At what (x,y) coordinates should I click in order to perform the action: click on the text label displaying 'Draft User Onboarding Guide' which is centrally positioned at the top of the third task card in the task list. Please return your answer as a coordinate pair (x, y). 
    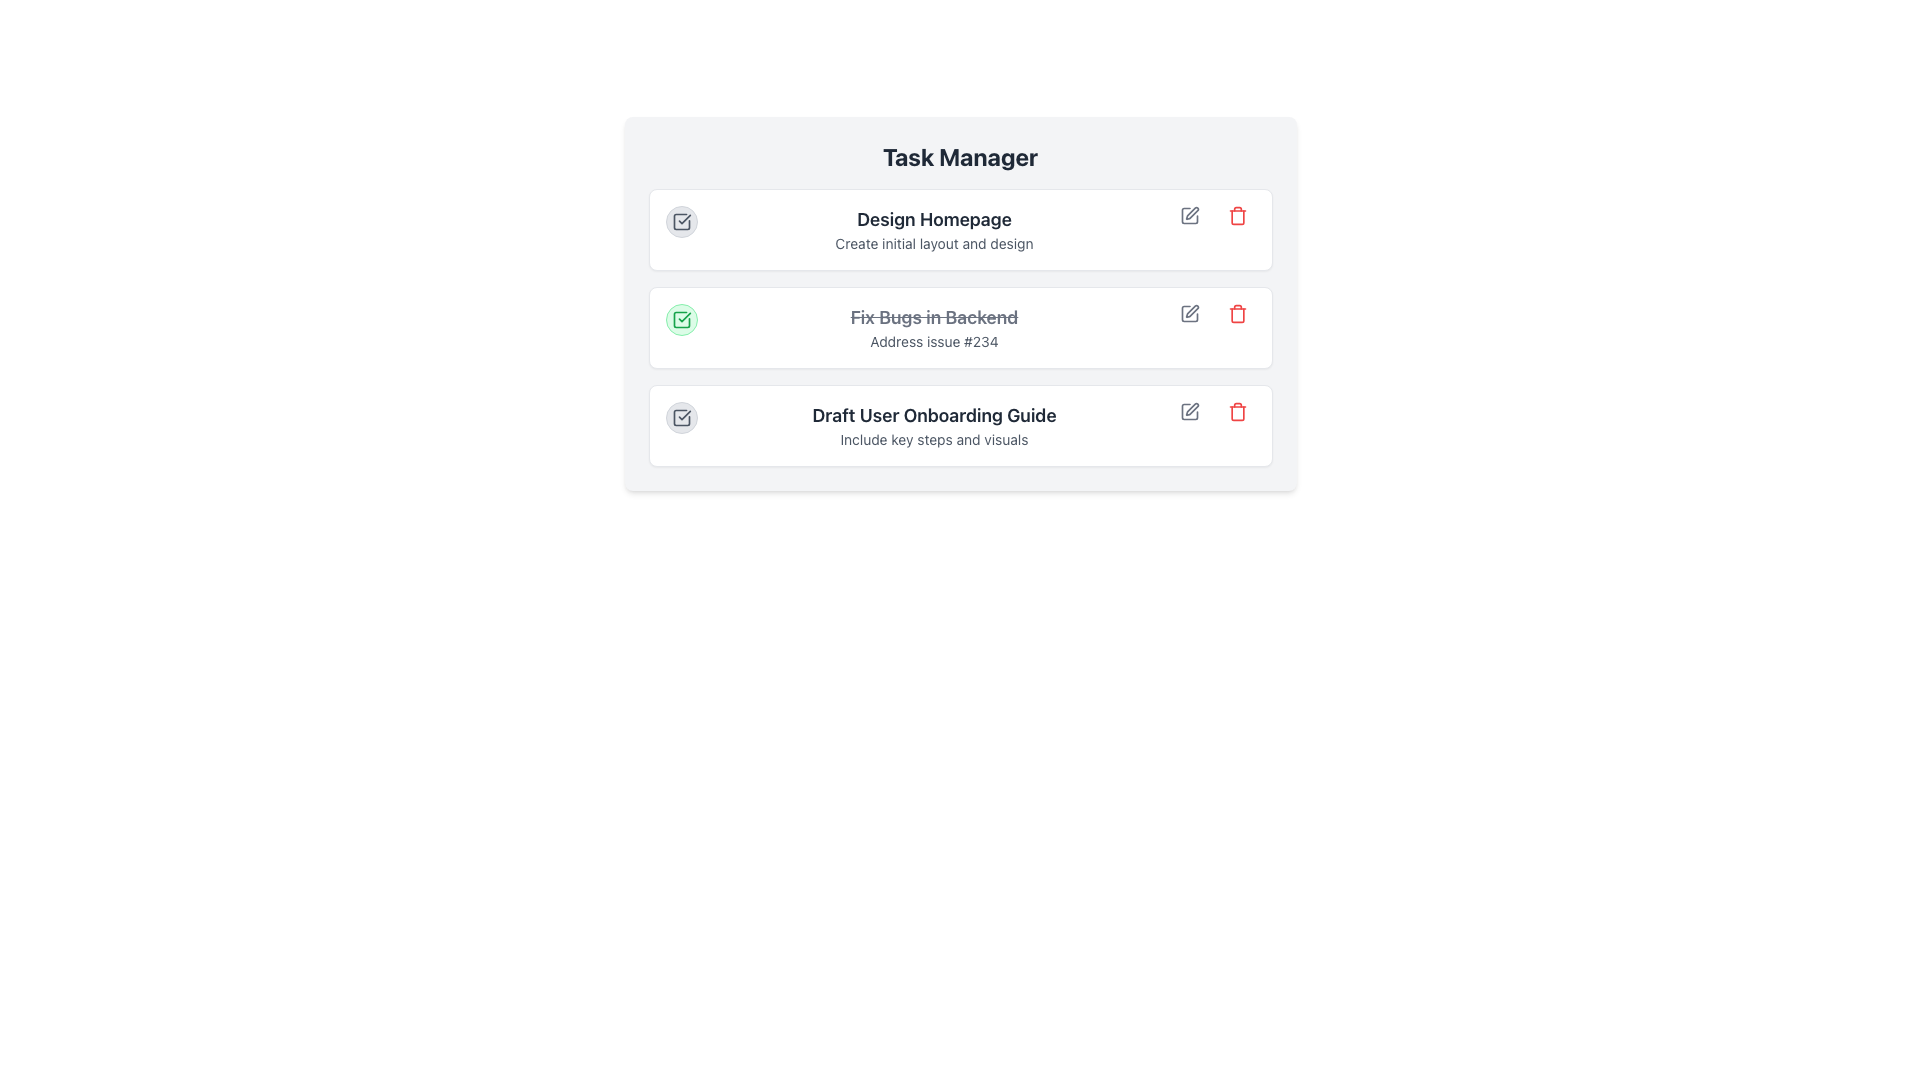
    Looking at the image, I should click on (933, 415).